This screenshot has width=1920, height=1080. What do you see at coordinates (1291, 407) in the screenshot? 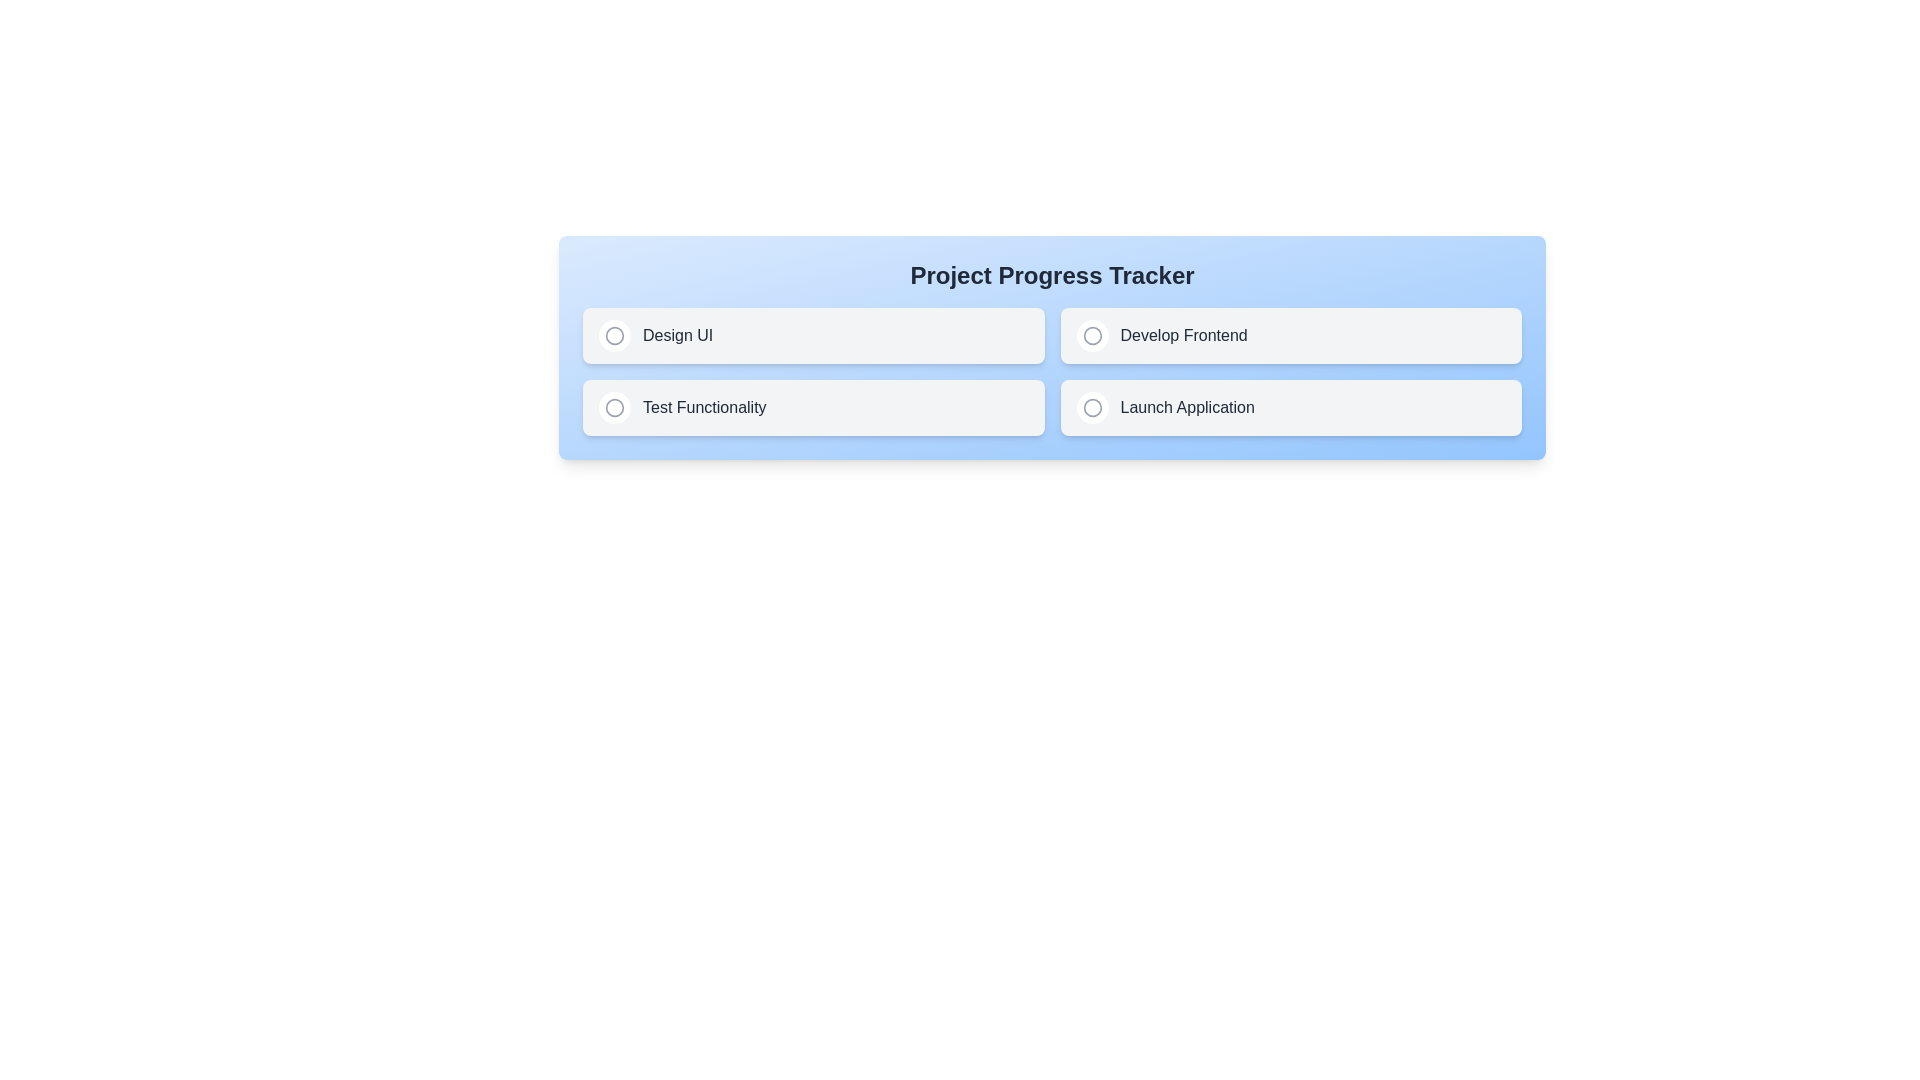
I see `the task chip labeled 'Launch Application' to toggle its completion state` at bounding box center [1291, 407].